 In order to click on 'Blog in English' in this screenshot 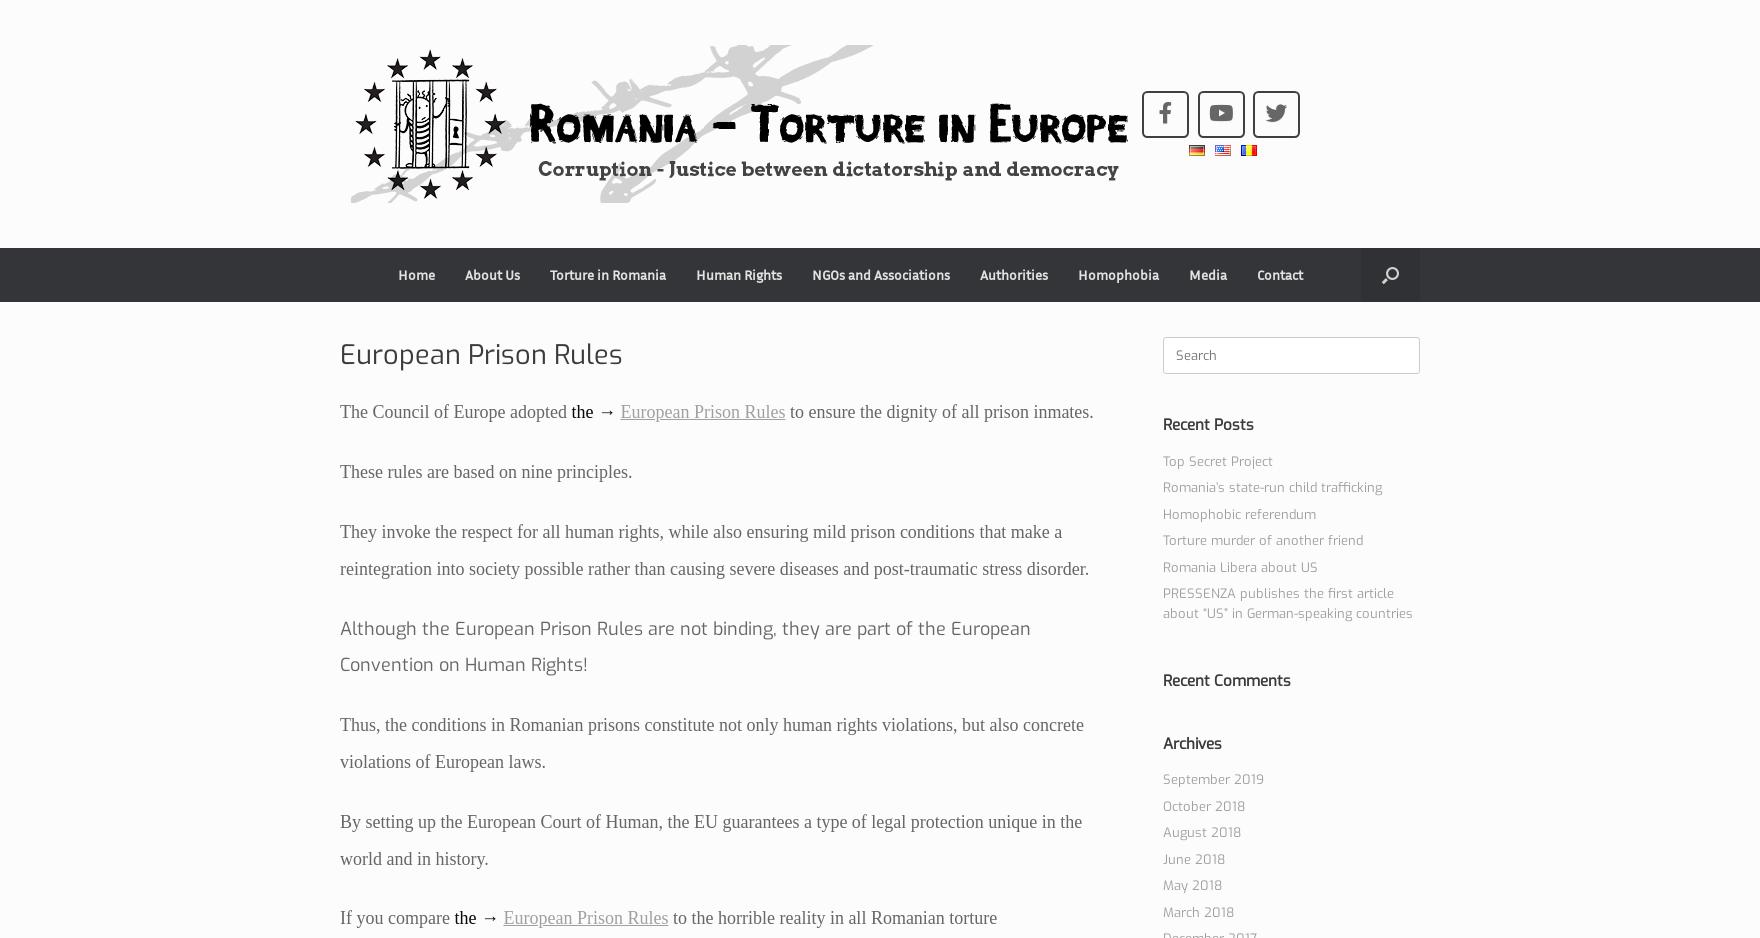, I will do `click(509, 322)`.